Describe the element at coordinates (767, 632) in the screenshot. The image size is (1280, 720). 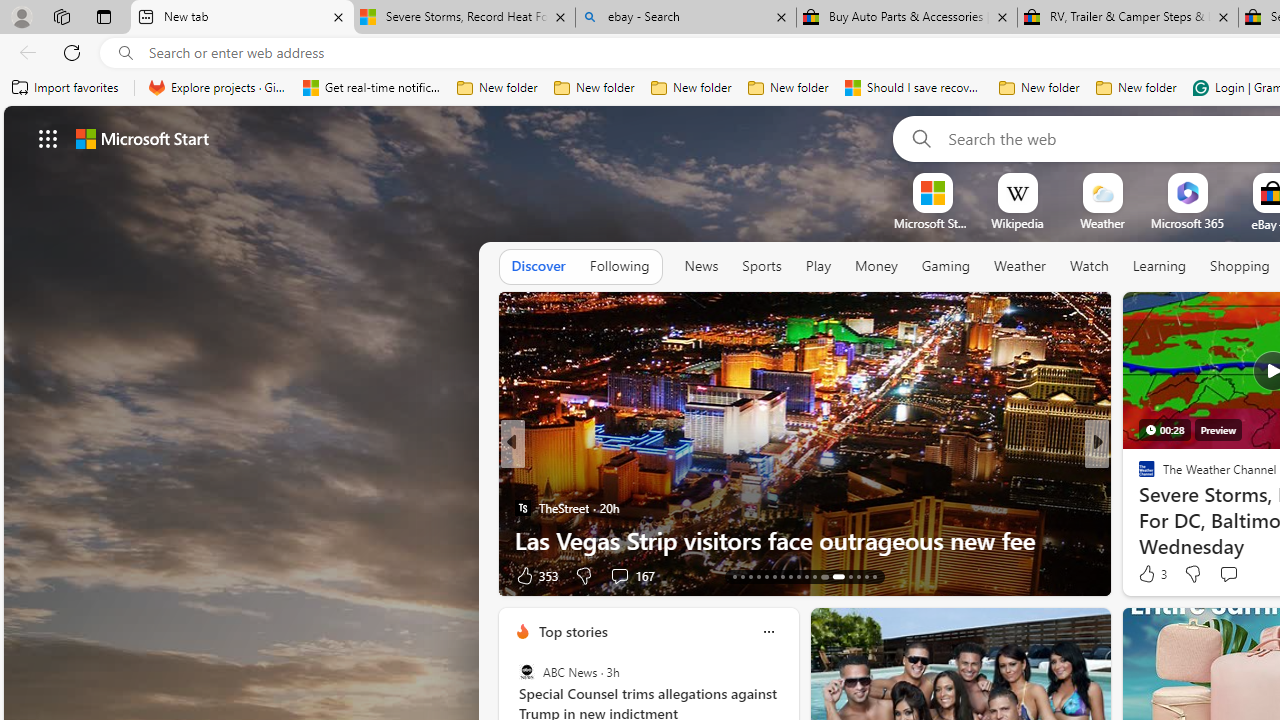
I see `'Class: icon-img'` at that location.